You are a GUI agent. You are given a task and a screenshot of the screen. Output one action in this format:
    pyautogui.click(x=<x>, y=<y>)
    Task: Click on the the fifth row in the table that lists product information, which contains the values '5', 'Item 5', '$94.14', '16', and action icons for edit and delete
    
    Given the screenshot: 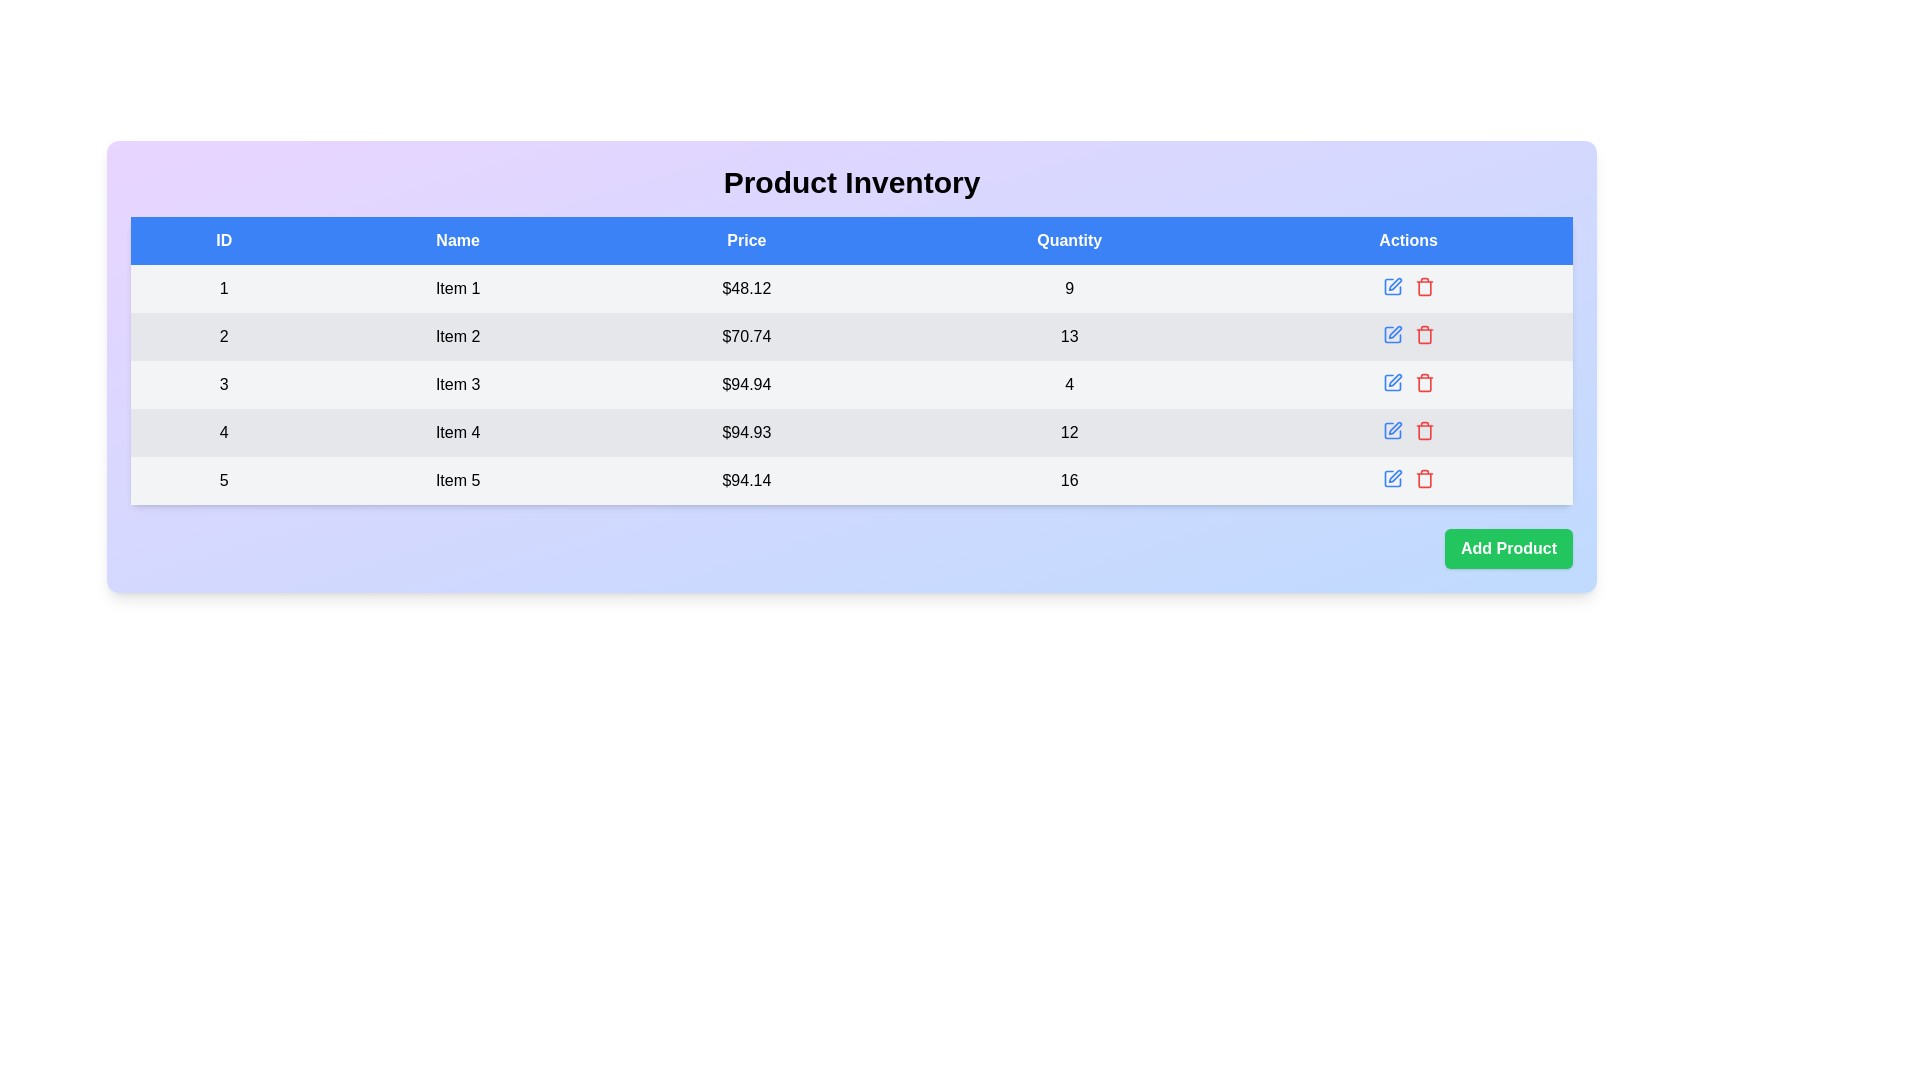 What is the action you would take?
    pyautogui.click(x=851, y=481)
    